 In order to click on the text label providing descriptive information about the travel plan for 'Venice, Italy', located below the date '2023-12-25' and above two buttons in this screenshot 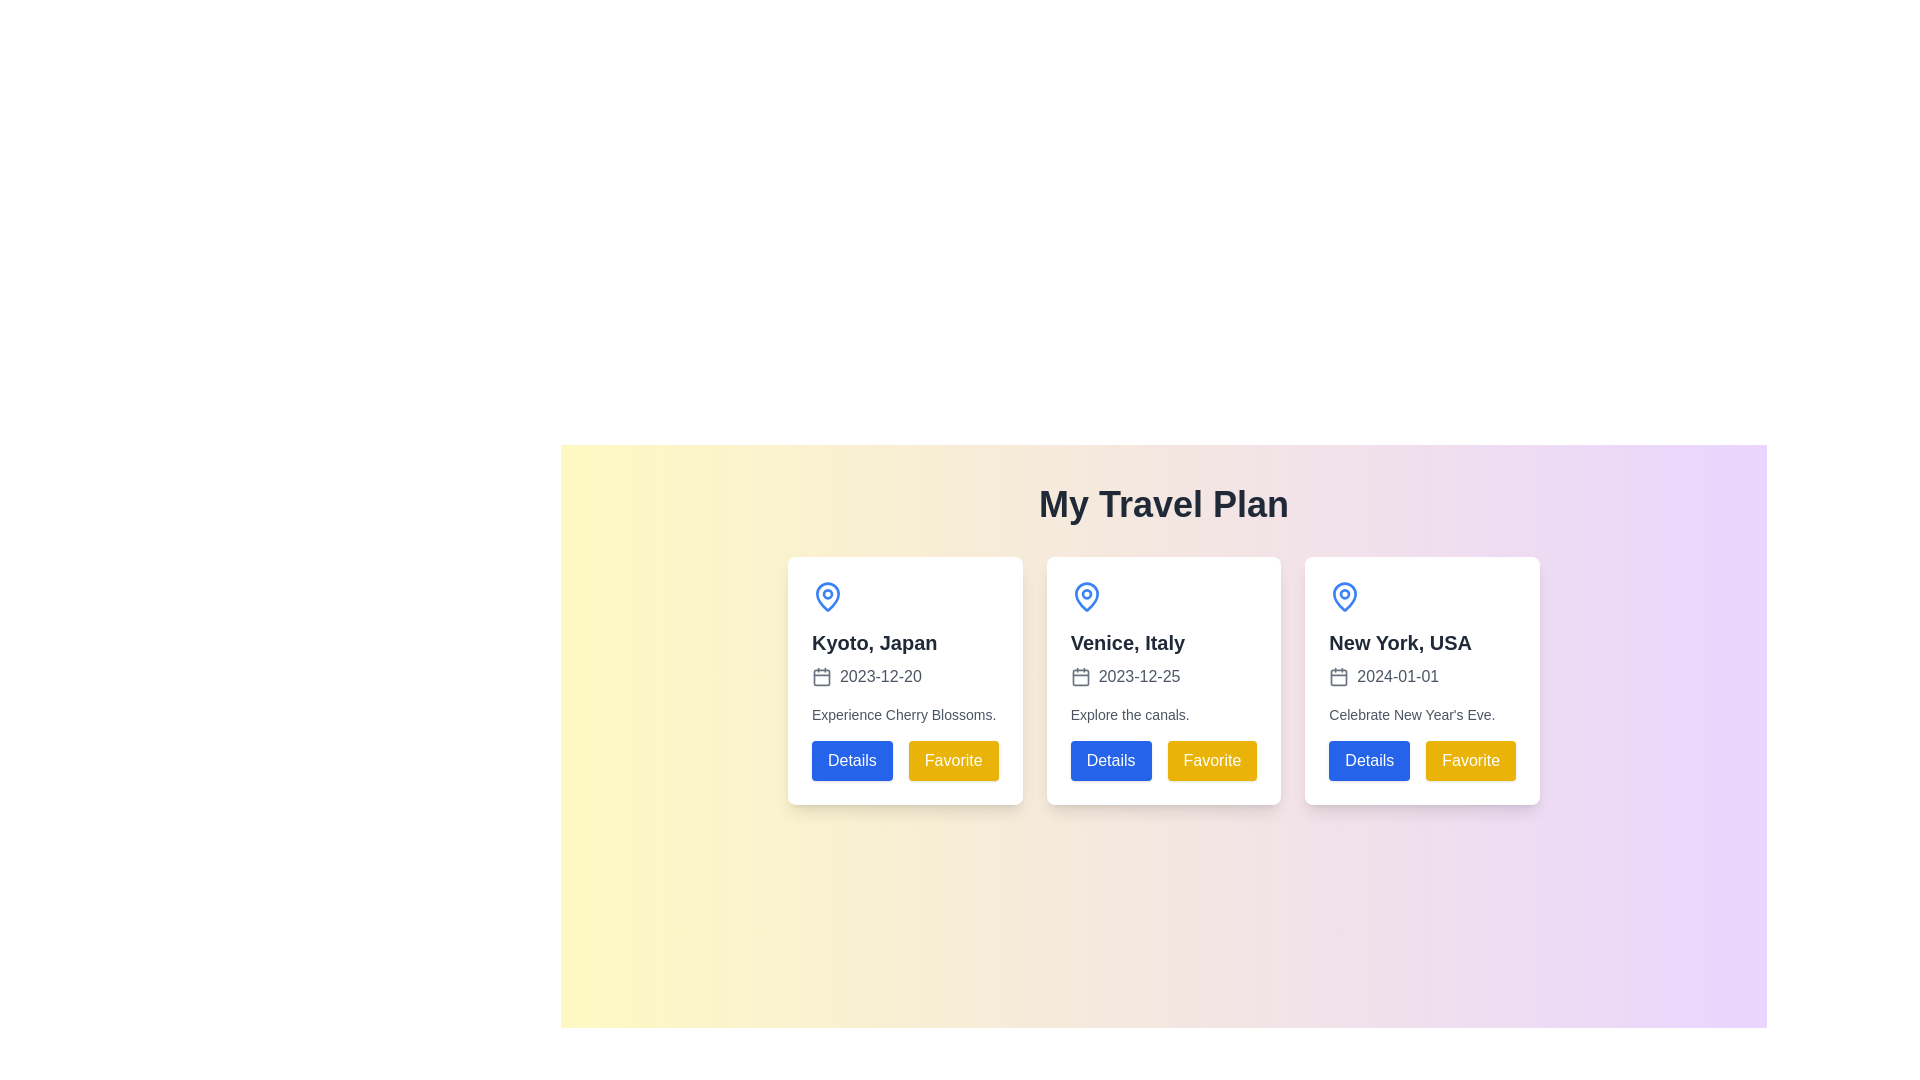, I will do `click(1130, 713)`.